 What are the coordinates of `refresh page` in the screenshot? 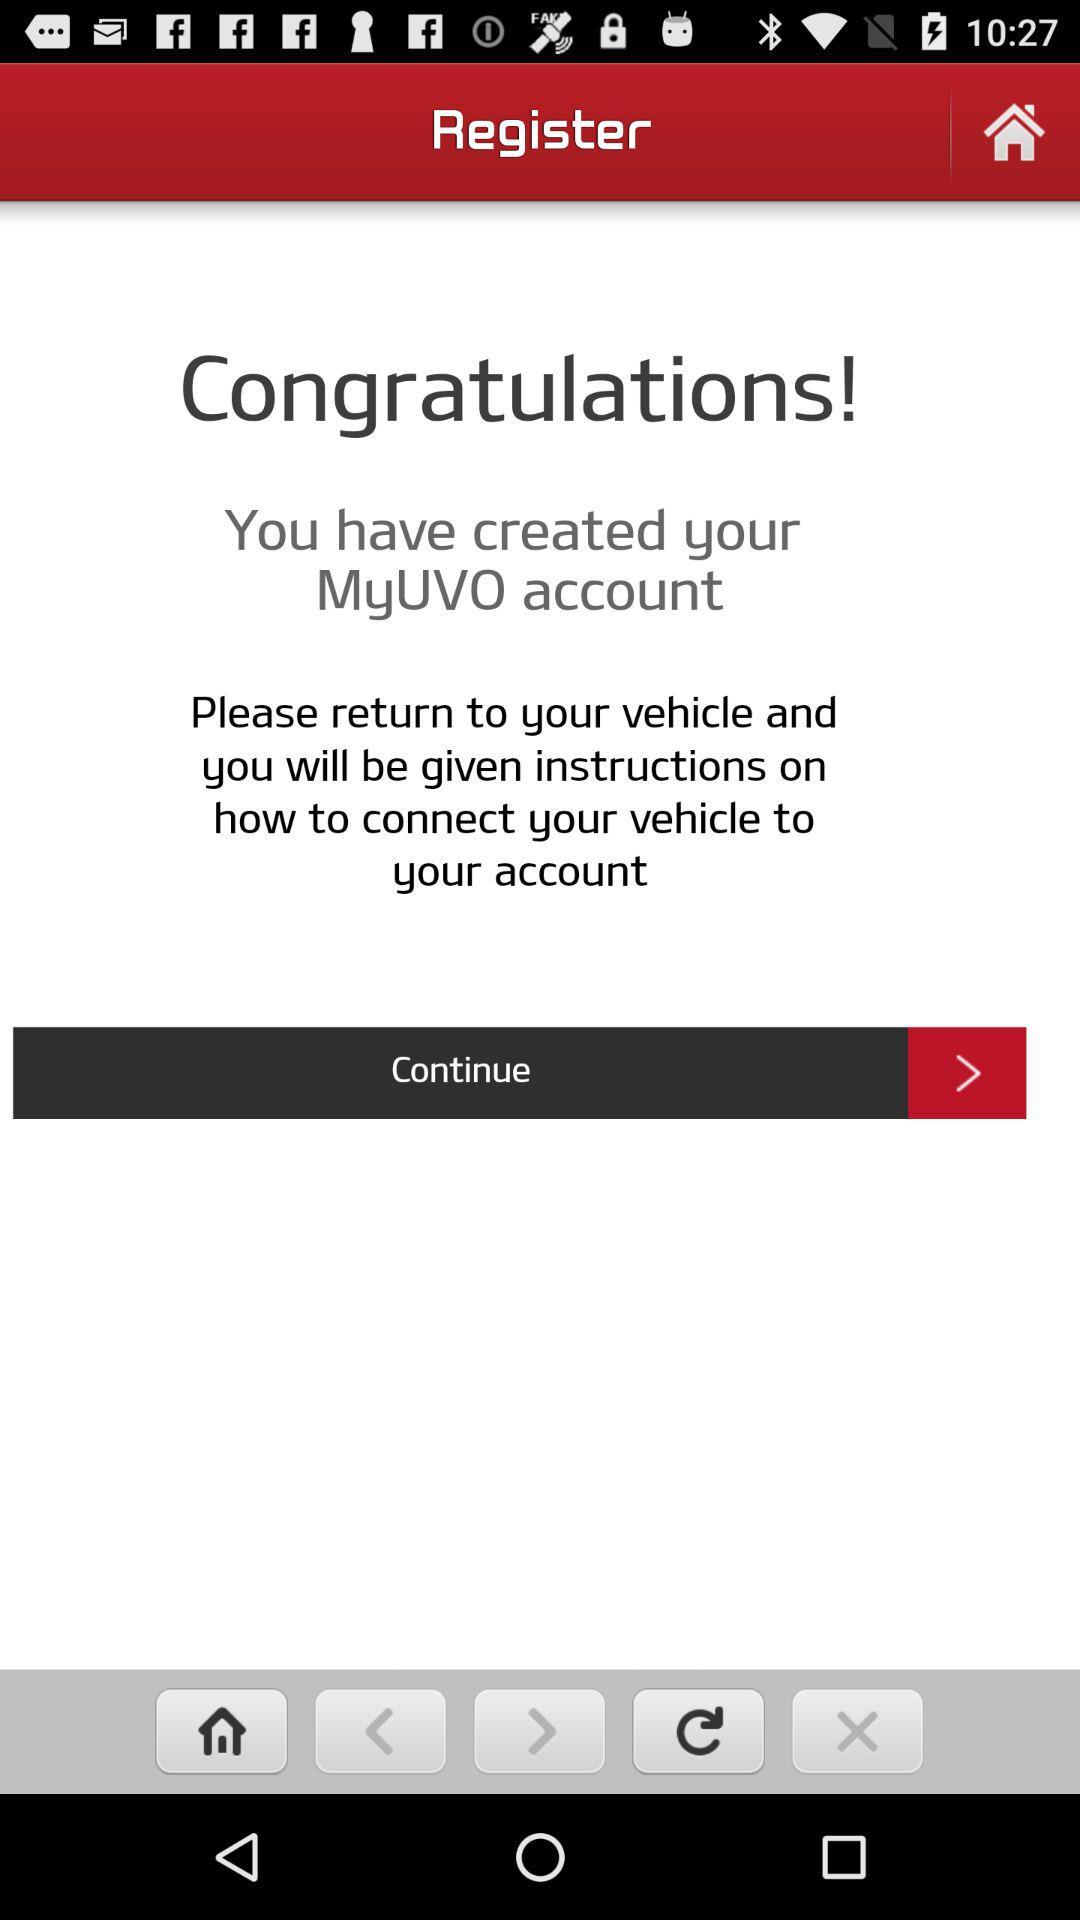 It's located at (697, 1730).